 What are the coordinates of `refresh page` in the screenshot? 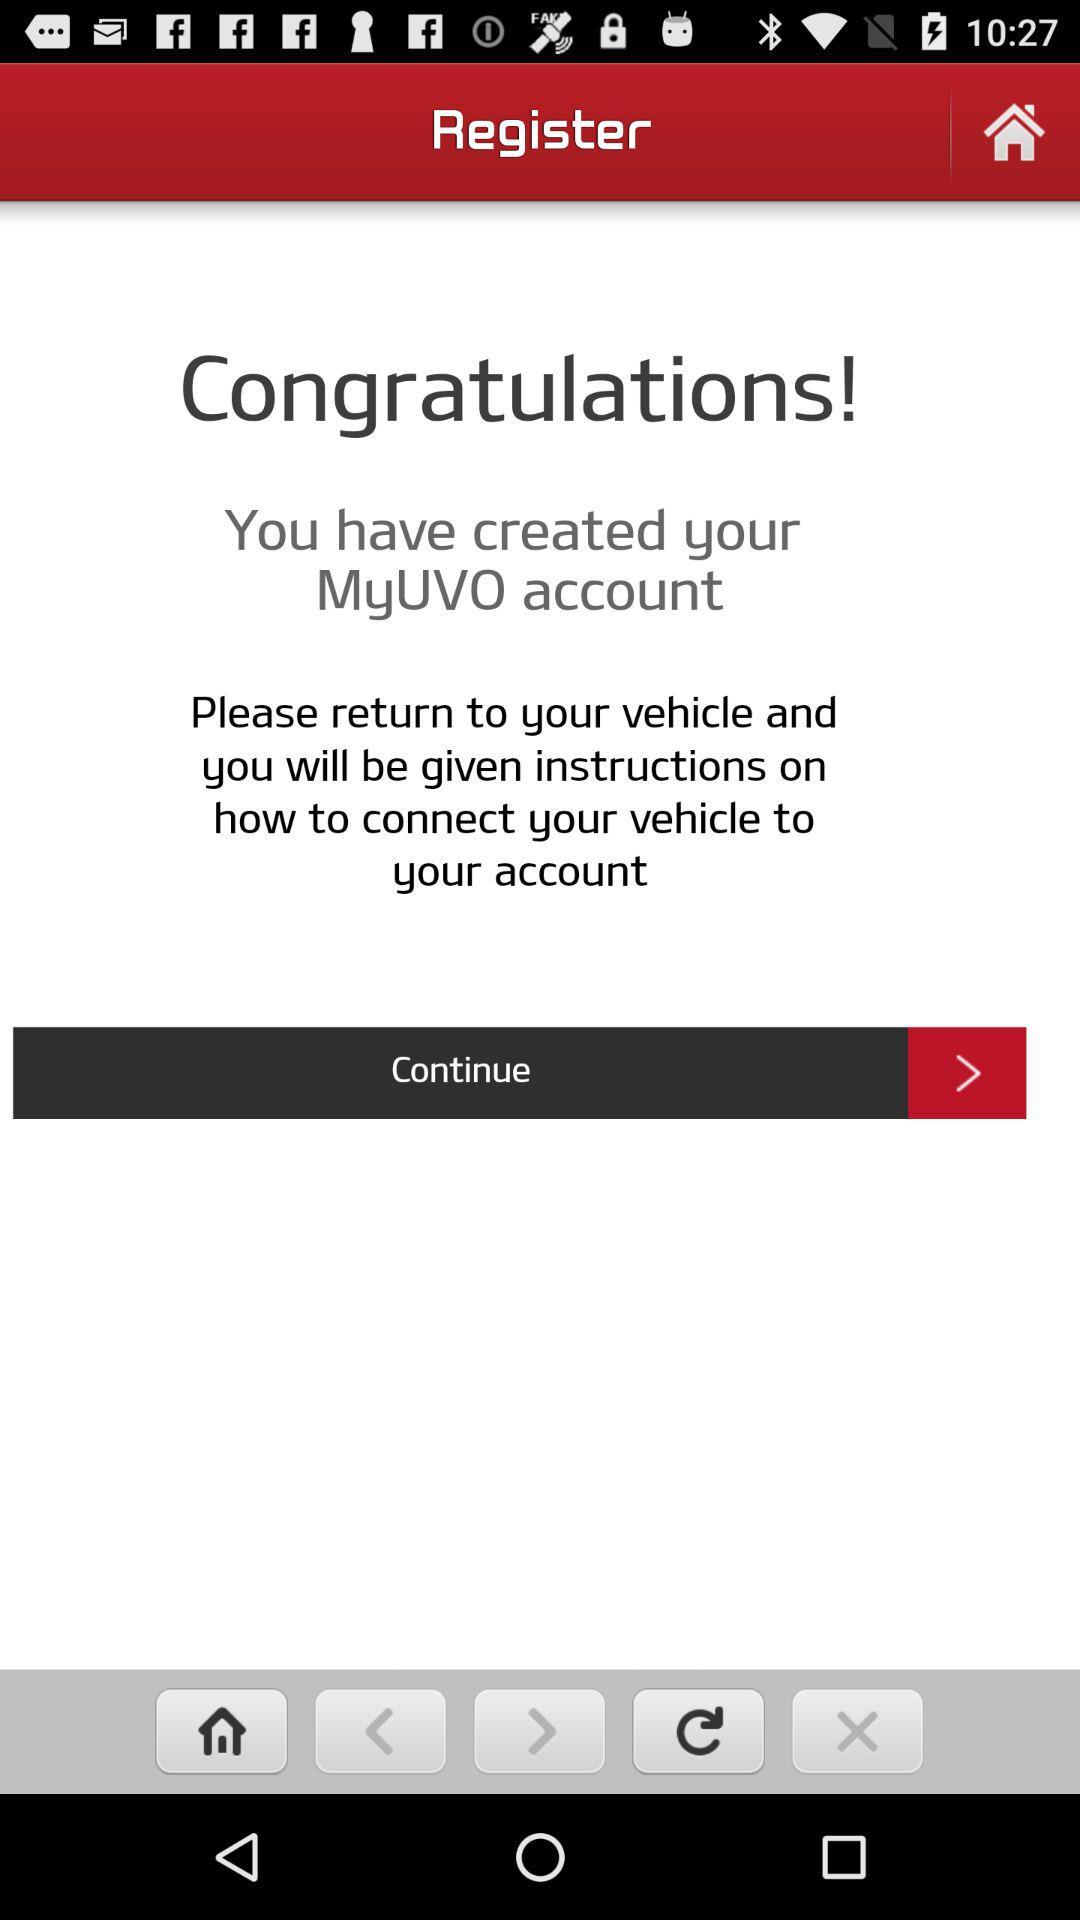 It's located at (697, 1730).